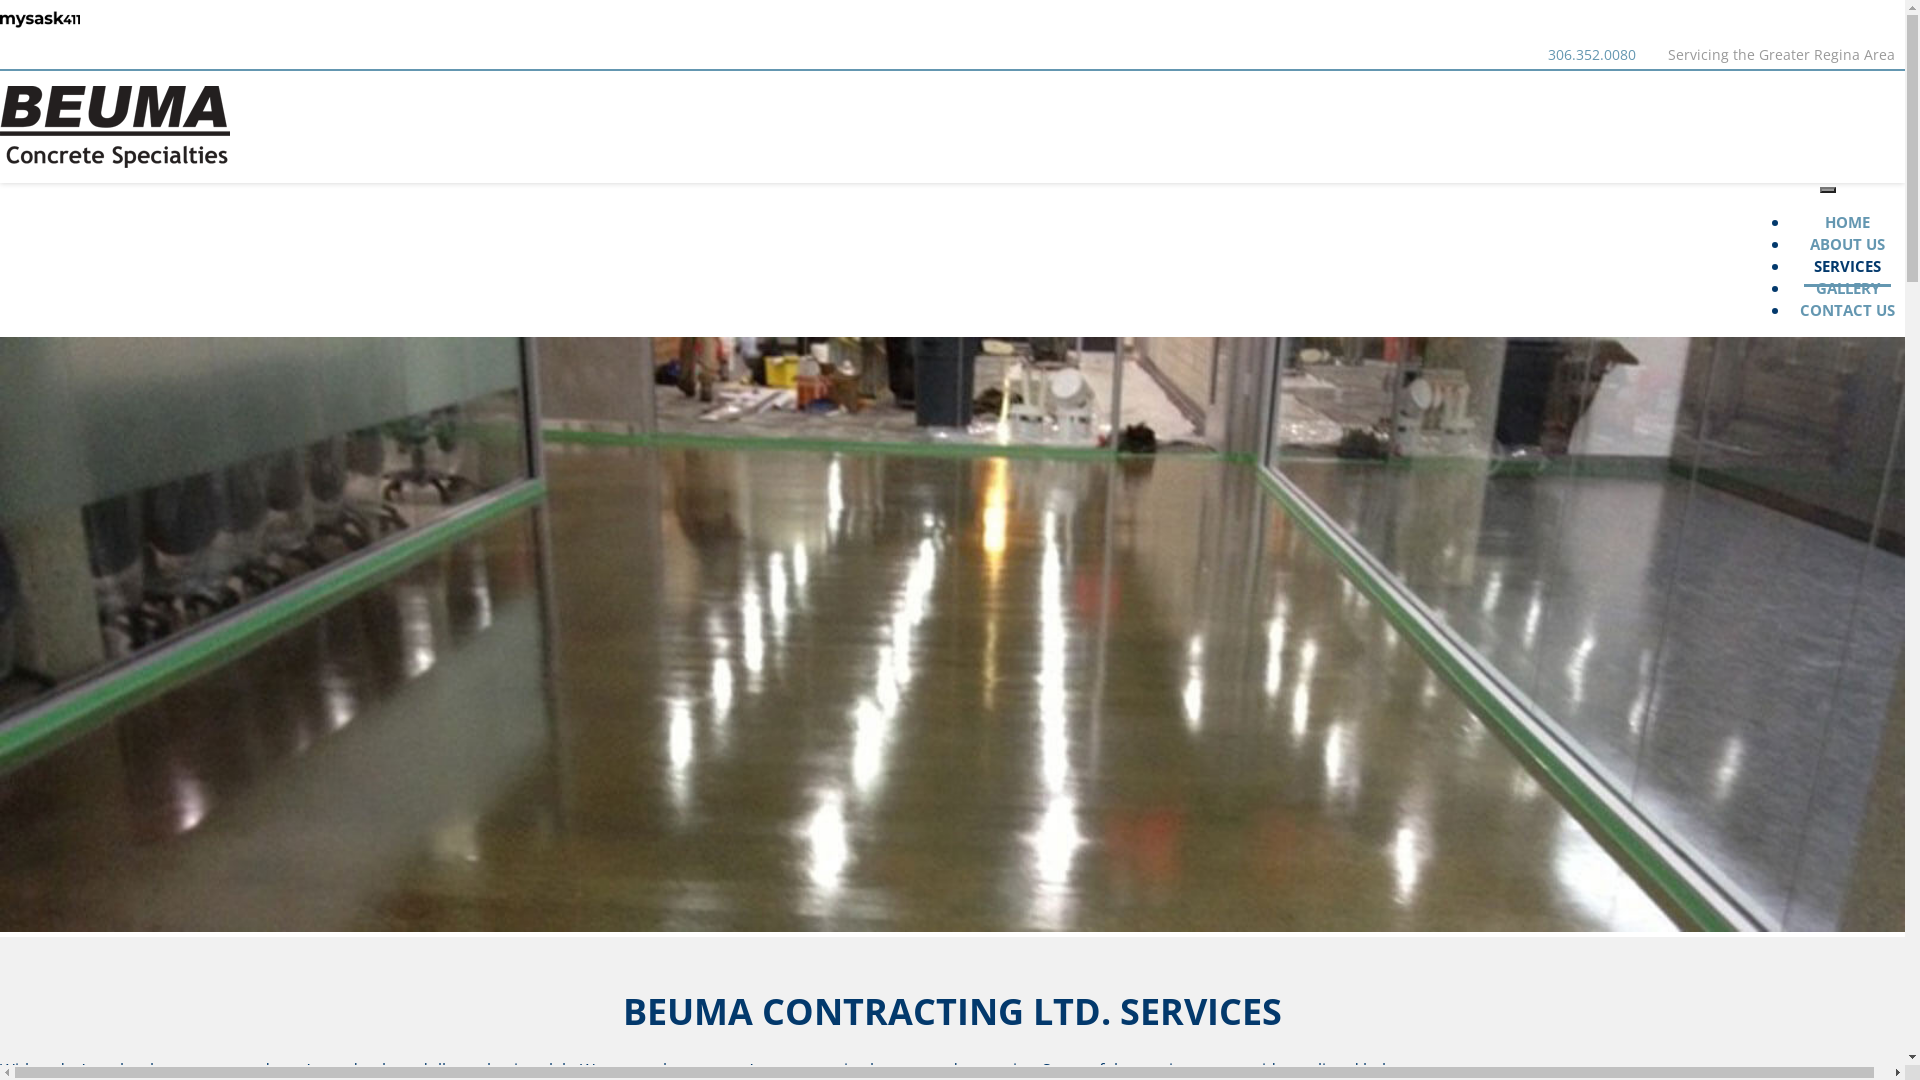  What do you see at coordinates (1805, 289) in the screenshot?
I see `'GALLERY'` at bounding box center [1805, 289].